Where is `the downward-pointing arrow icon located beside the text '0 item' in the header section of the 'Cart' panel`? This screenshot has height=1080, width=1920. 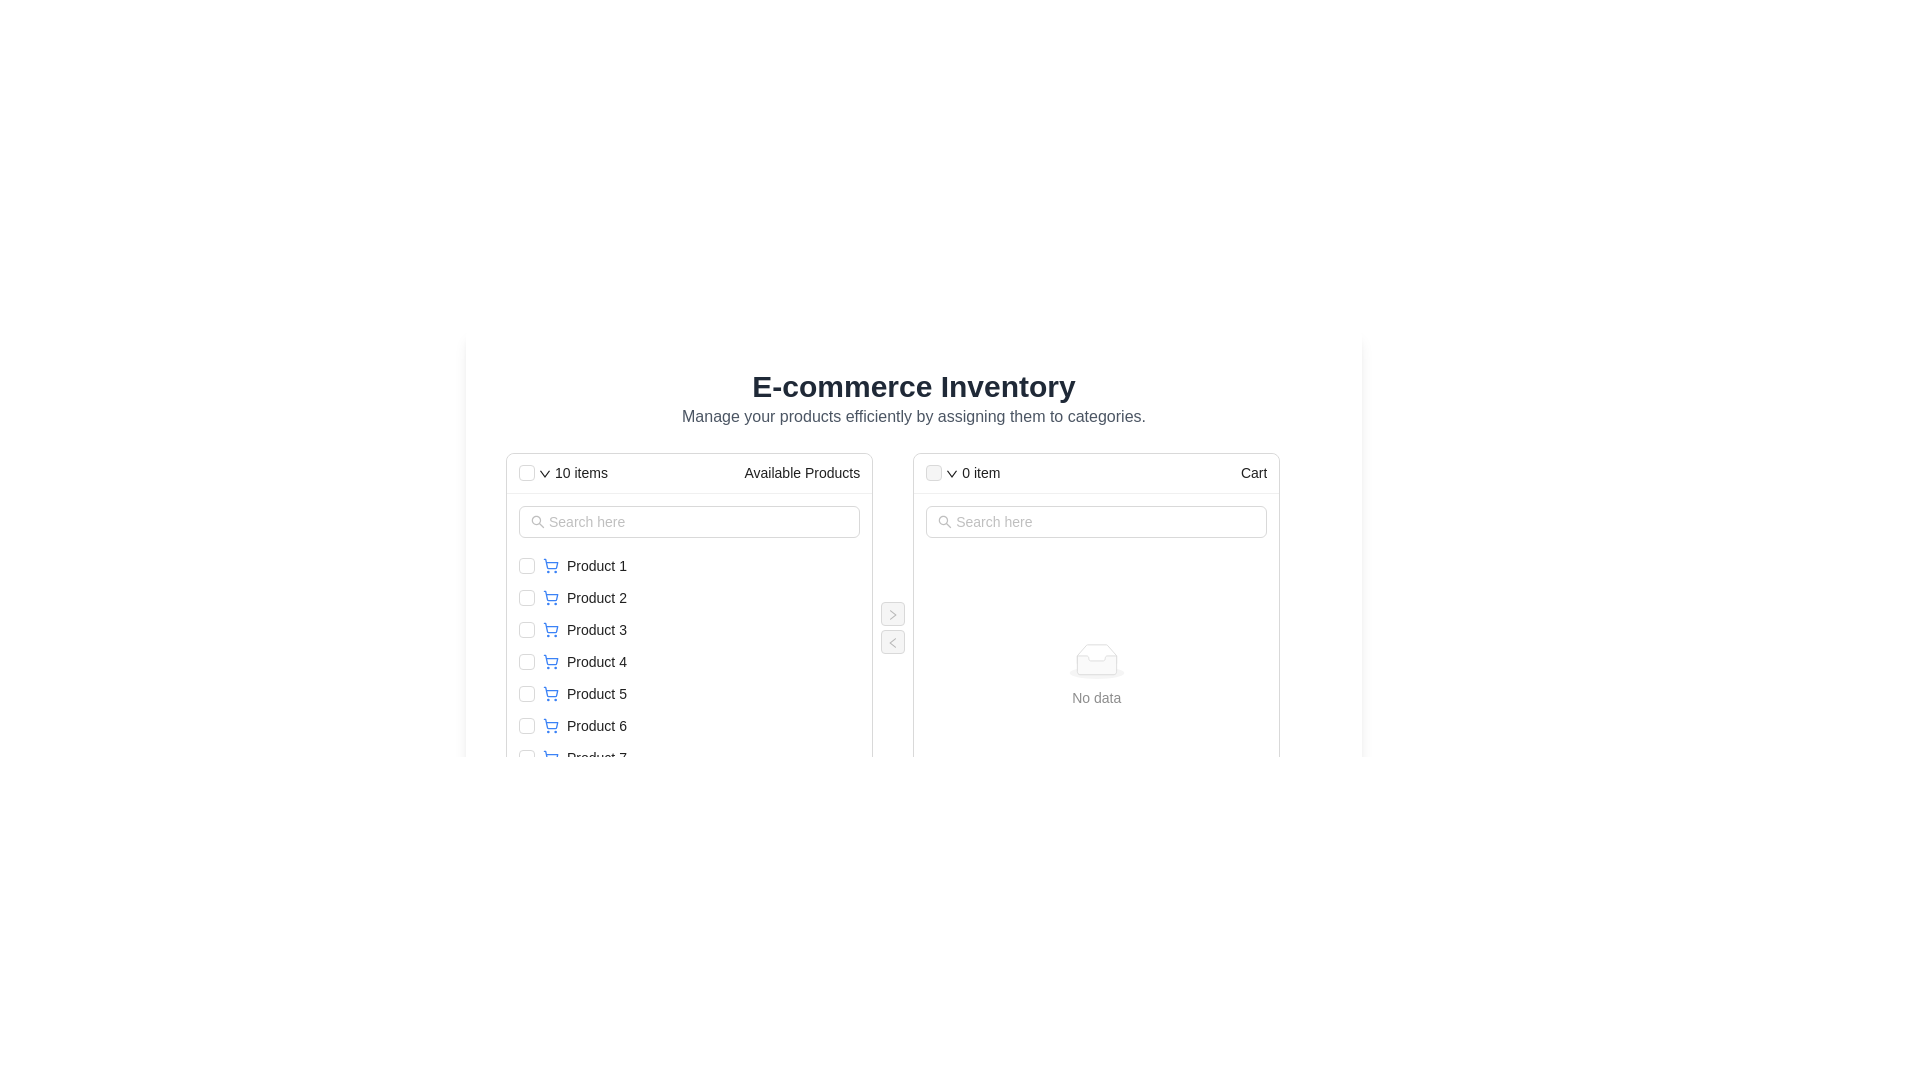
the downward-pointing arrow icon located beside the text '0 item' in the header section of the 'Cart' panel is located at coordinates (951, 474).